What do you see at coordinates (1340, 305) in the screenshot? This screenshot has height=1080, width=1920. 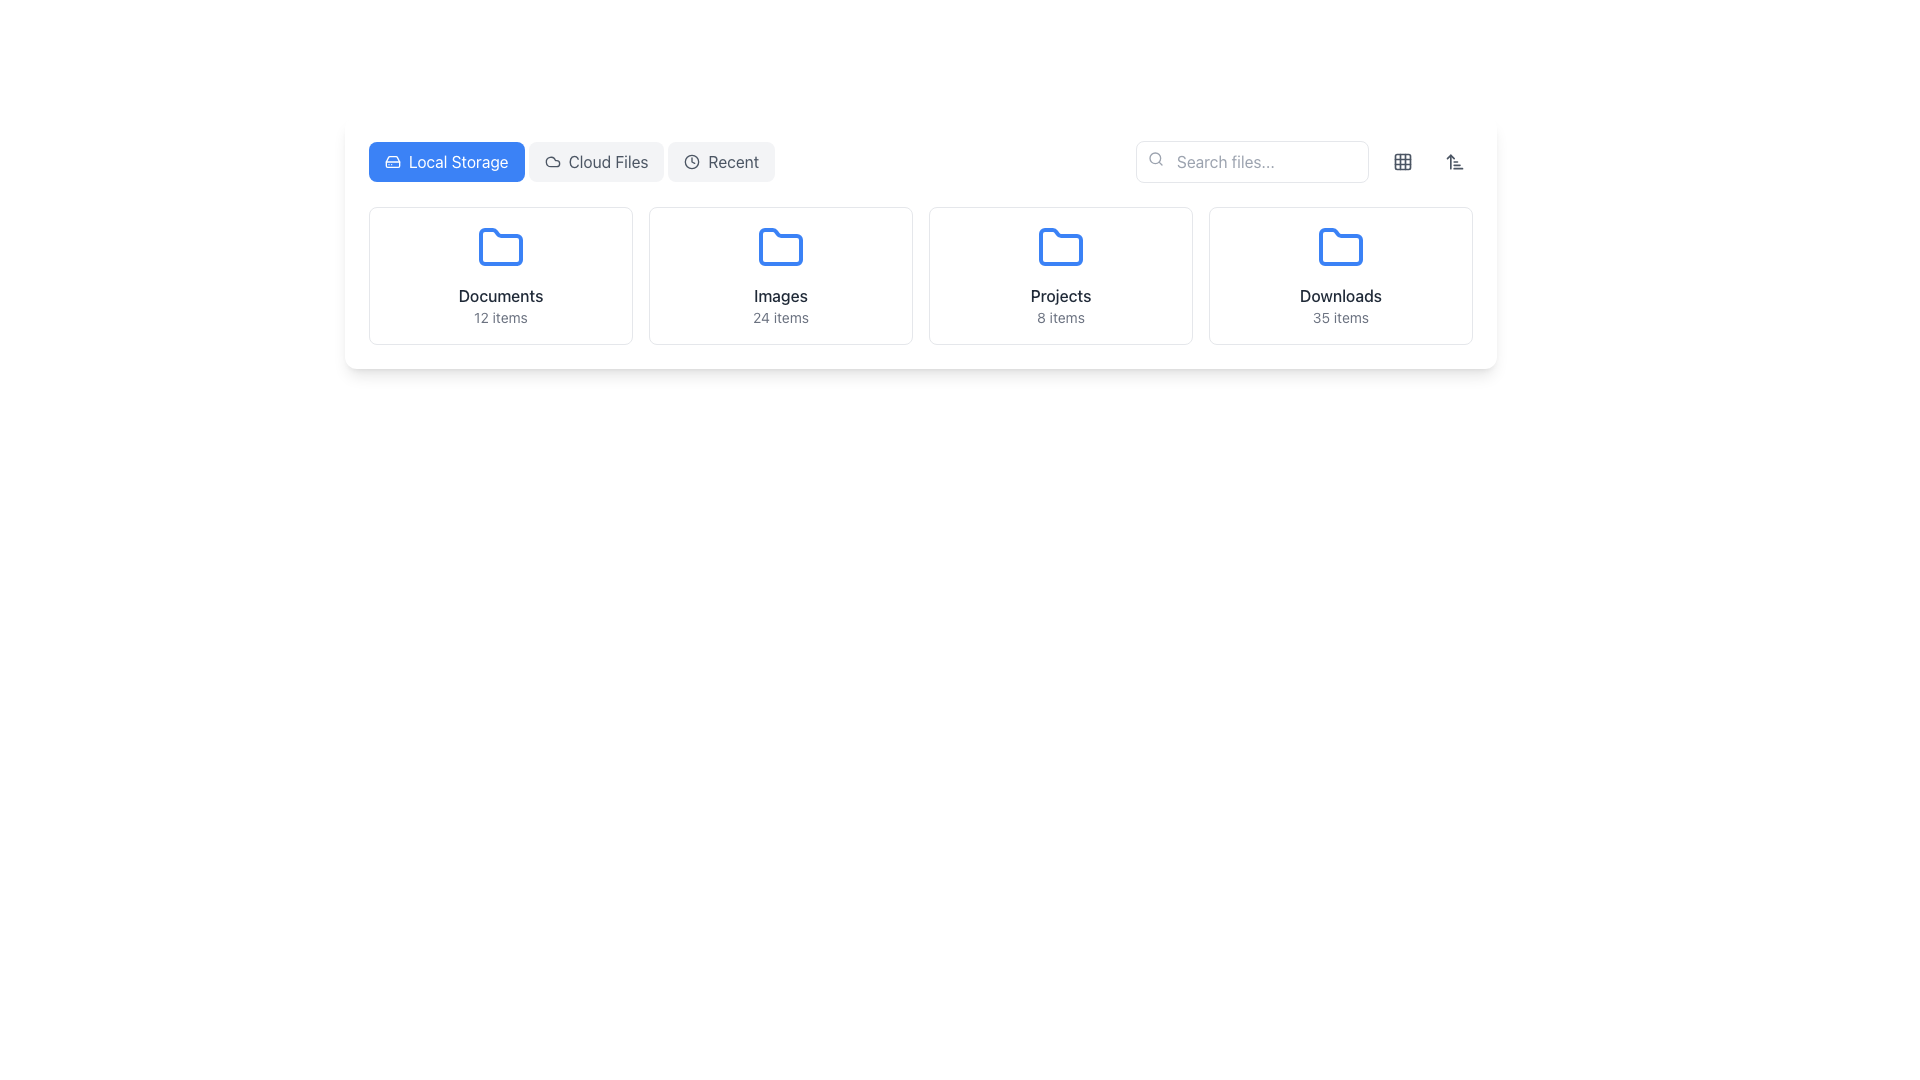 I see `the 'Downloads' folder text label` at bounding box center [1340, 305].